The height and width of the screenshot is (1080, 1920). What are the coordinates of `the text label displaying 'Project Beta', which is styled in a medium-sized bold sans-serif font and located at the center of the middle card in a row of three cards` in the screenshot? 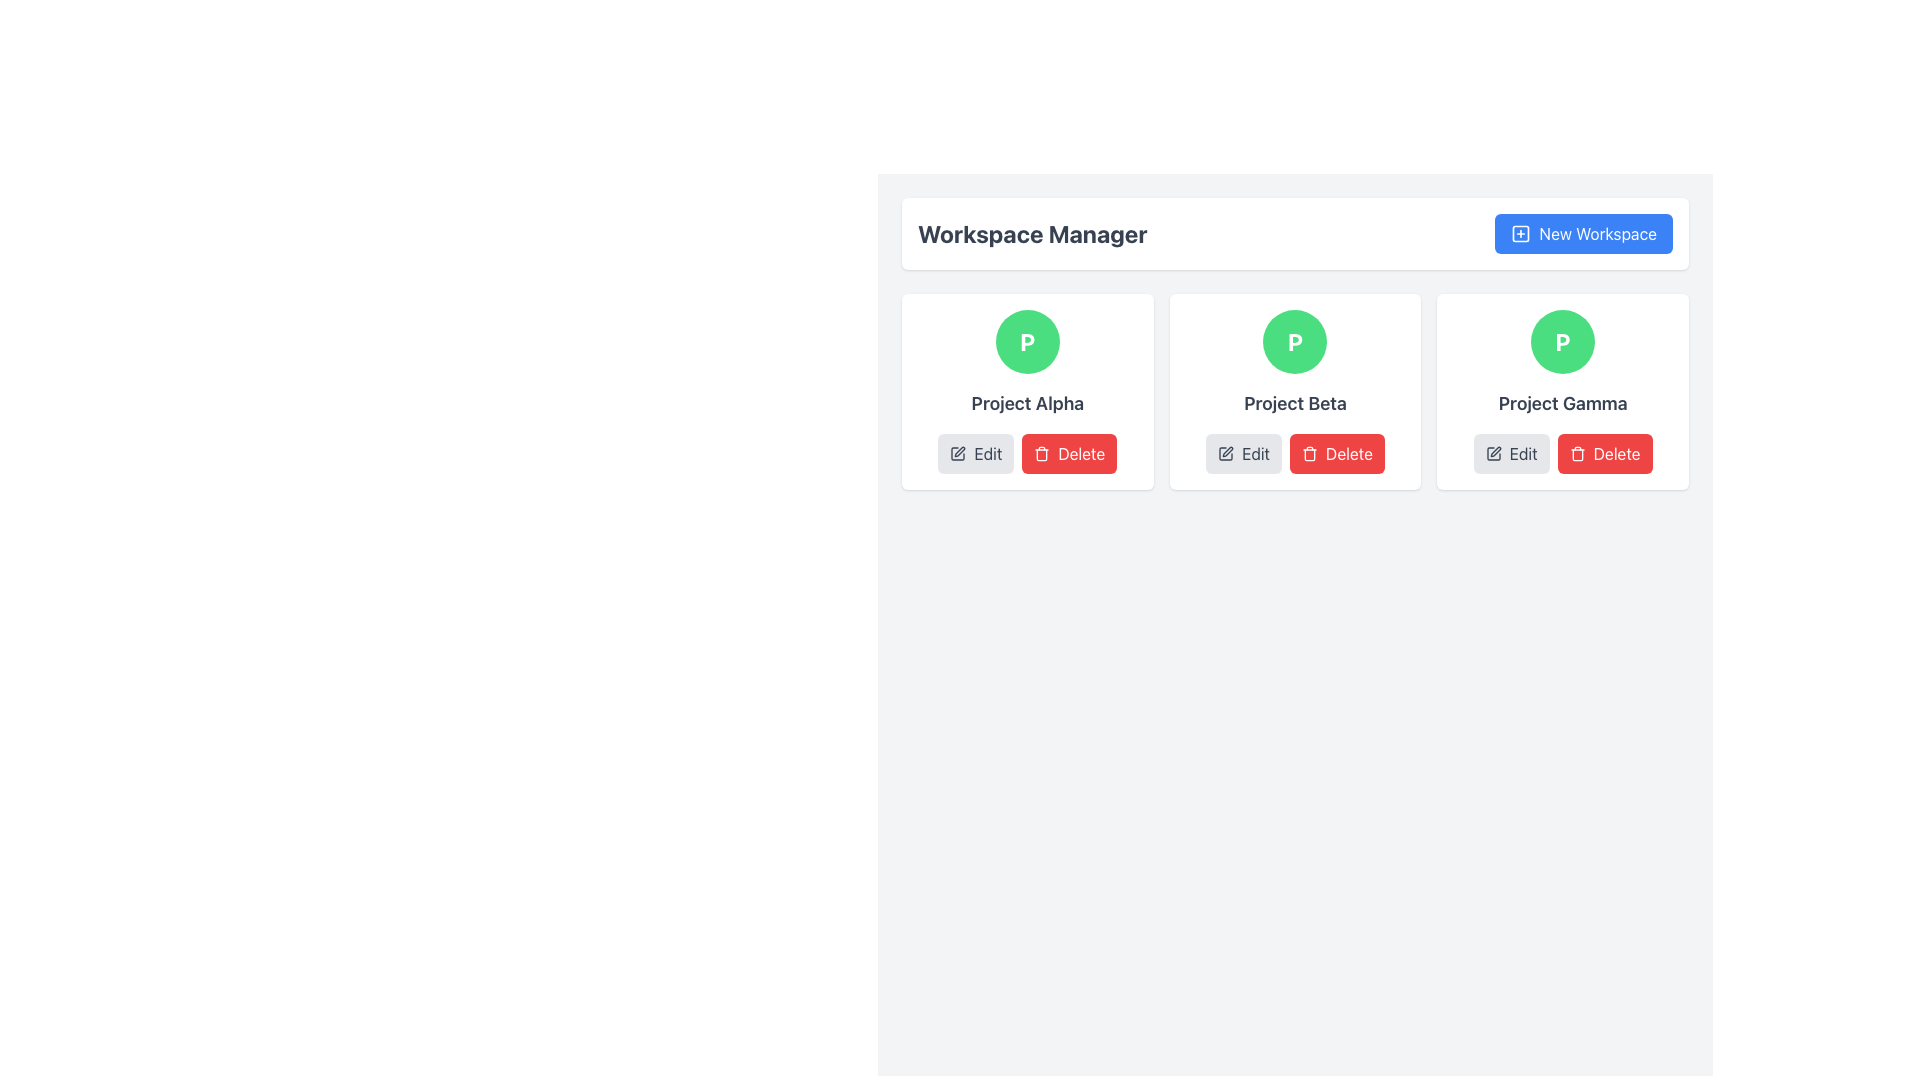 It's located at (1295, 404).